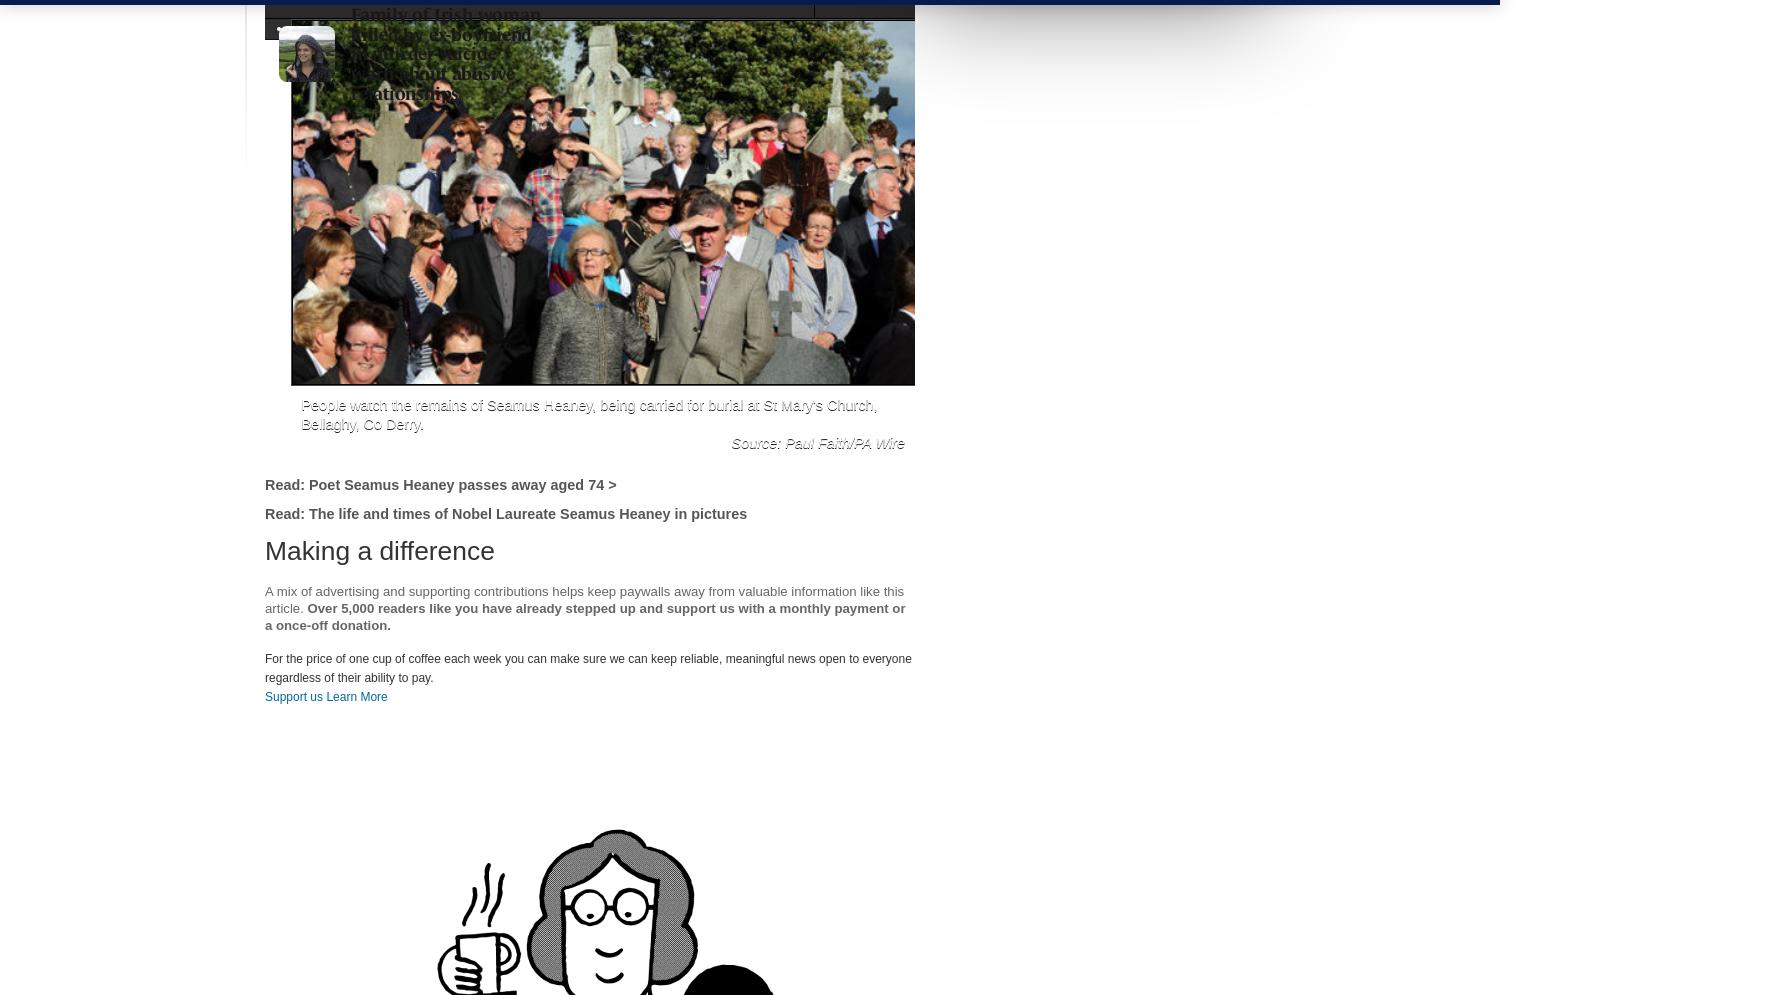 The height and width of the screenshot is (995, 1765). Describe the element at coordinates (583, 598) in the screenshot. I see `'A mix of advertising and supporting contributions helps keep paywalls away from valuable information like this article.'` at that location.